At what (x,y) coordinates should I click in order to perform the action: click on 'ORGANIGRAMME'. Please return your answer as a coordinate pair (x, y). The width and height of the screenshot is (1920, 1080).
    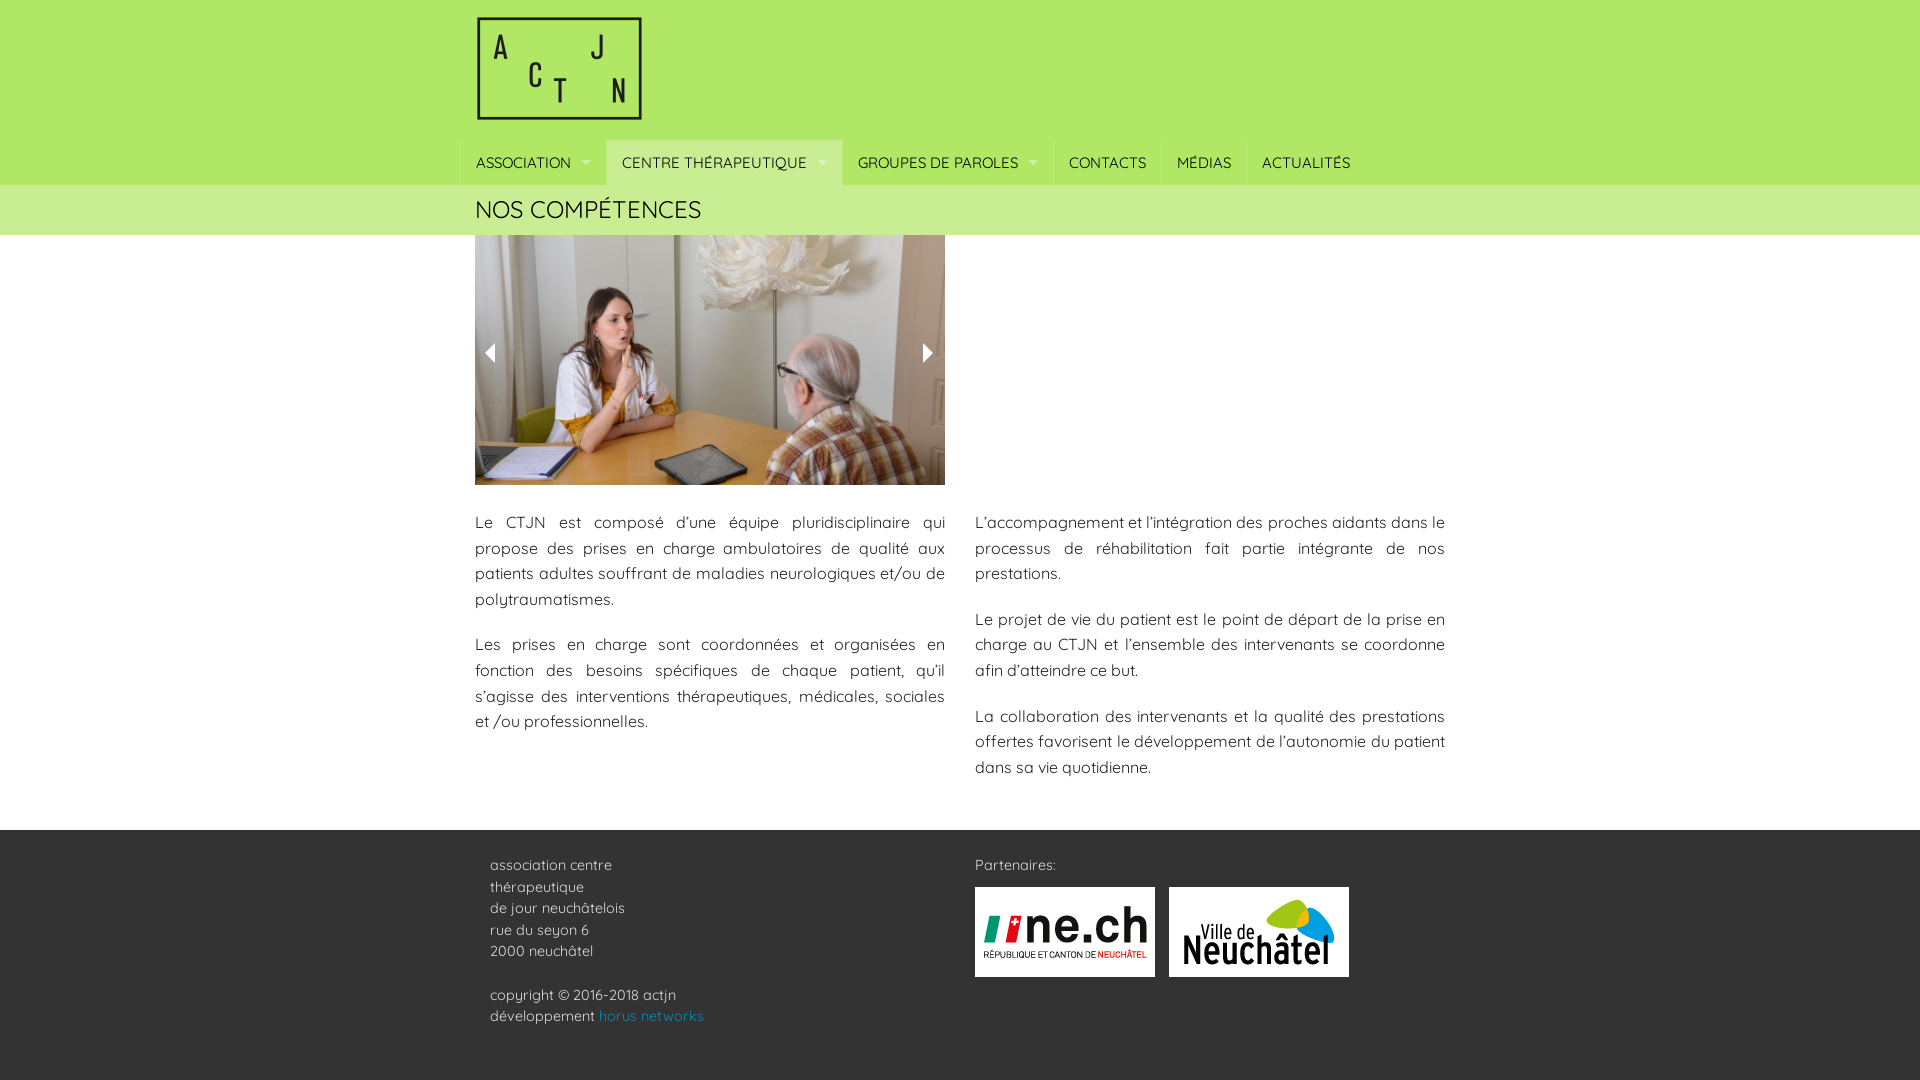
    Looking at the image, I should click on (533, 251).